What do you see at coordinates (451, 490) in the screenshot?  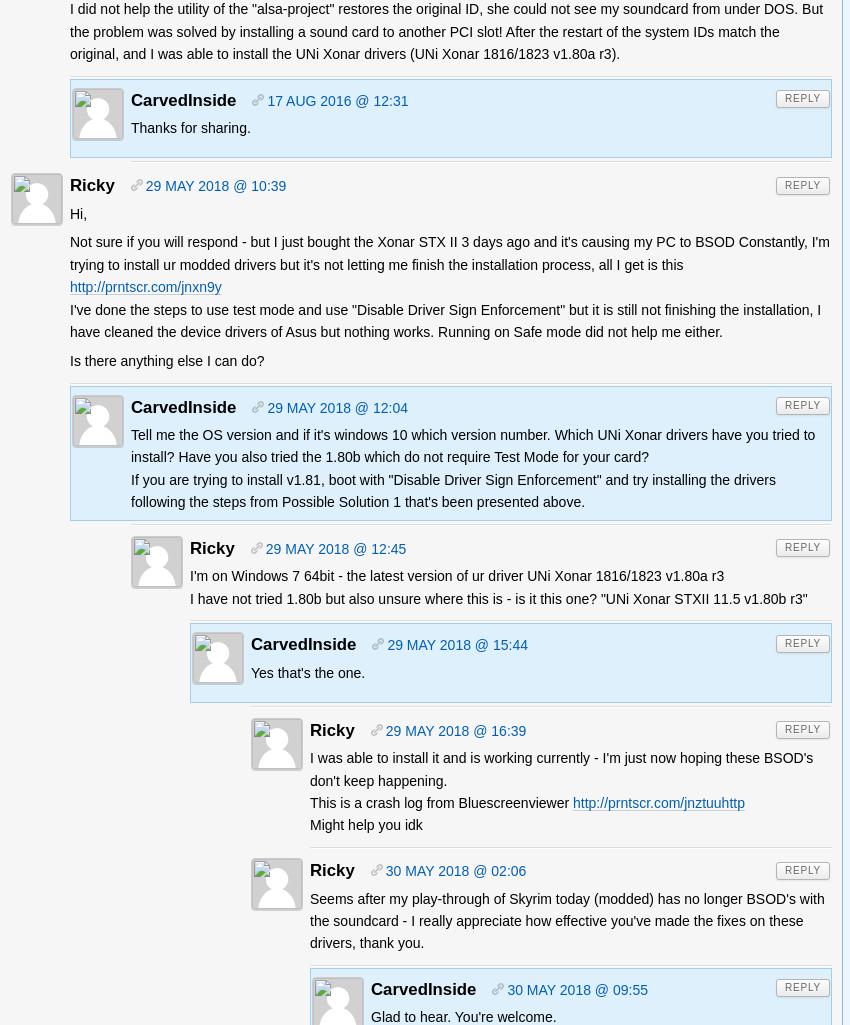 I see `'If you are trying to install v1.81, boot with "Disable Driver Sign Enforcement" and try installing the drivers following the steps from Possible Solution 1 that's been presented above.'` at bounding box center [451, 490].